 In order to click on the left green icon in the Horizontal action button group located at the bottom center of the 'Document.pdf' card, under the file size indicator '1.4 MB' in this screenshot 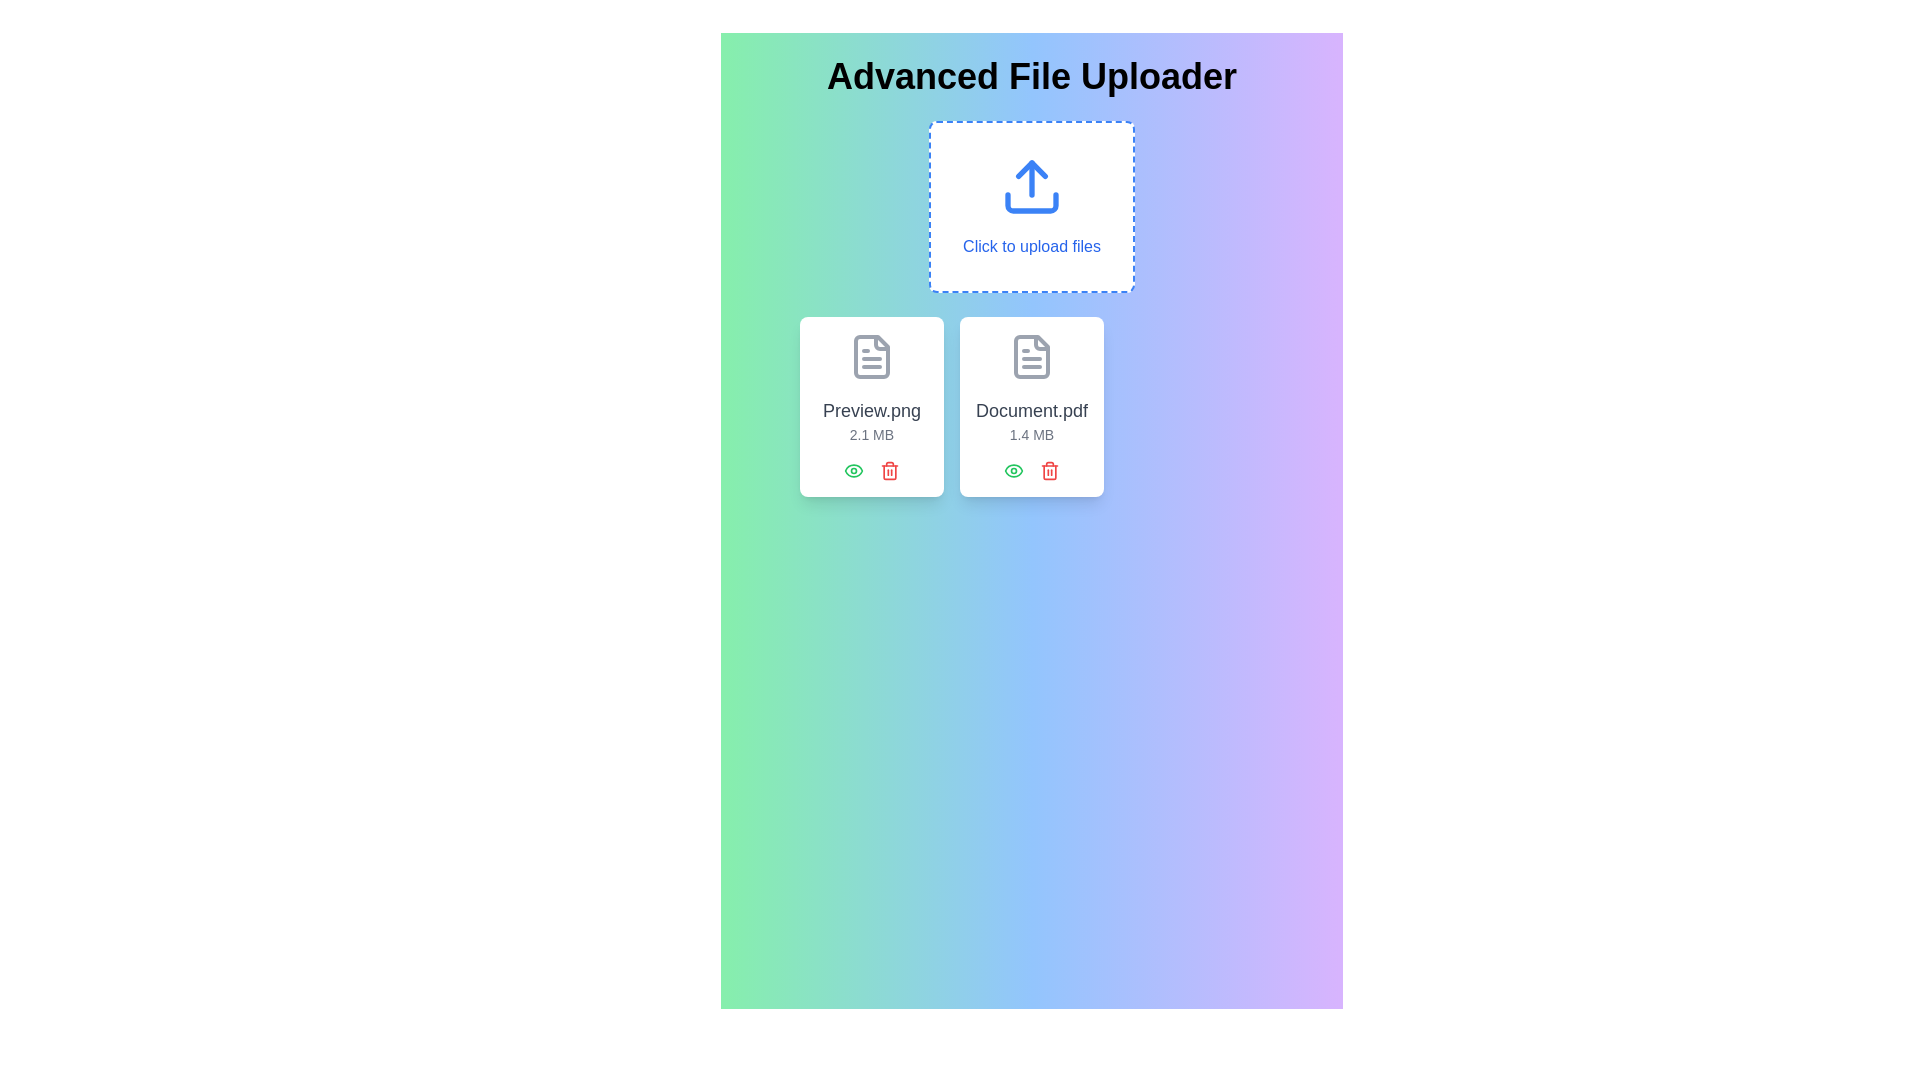, I will do `click(1032, 470)`.